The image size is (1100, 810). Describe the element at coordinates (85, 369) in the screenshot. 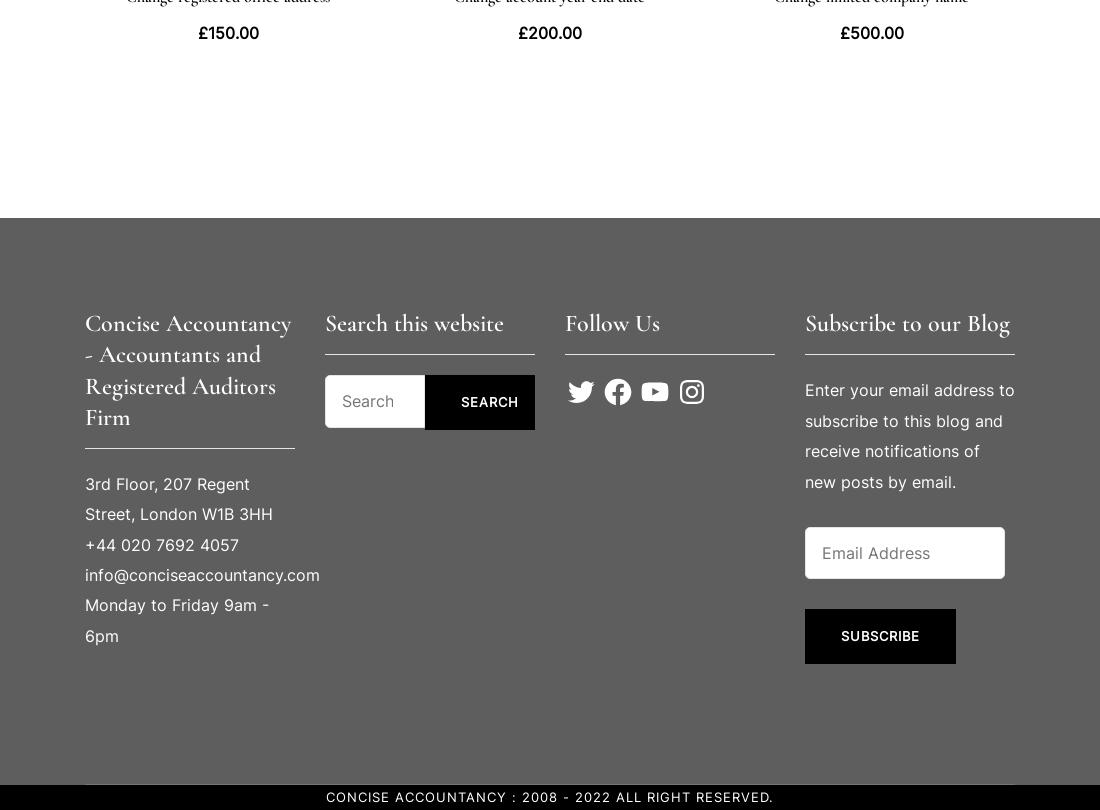

I see `'Concise Accountancy - Accountants and Registered Auditors Firm'` at that location.